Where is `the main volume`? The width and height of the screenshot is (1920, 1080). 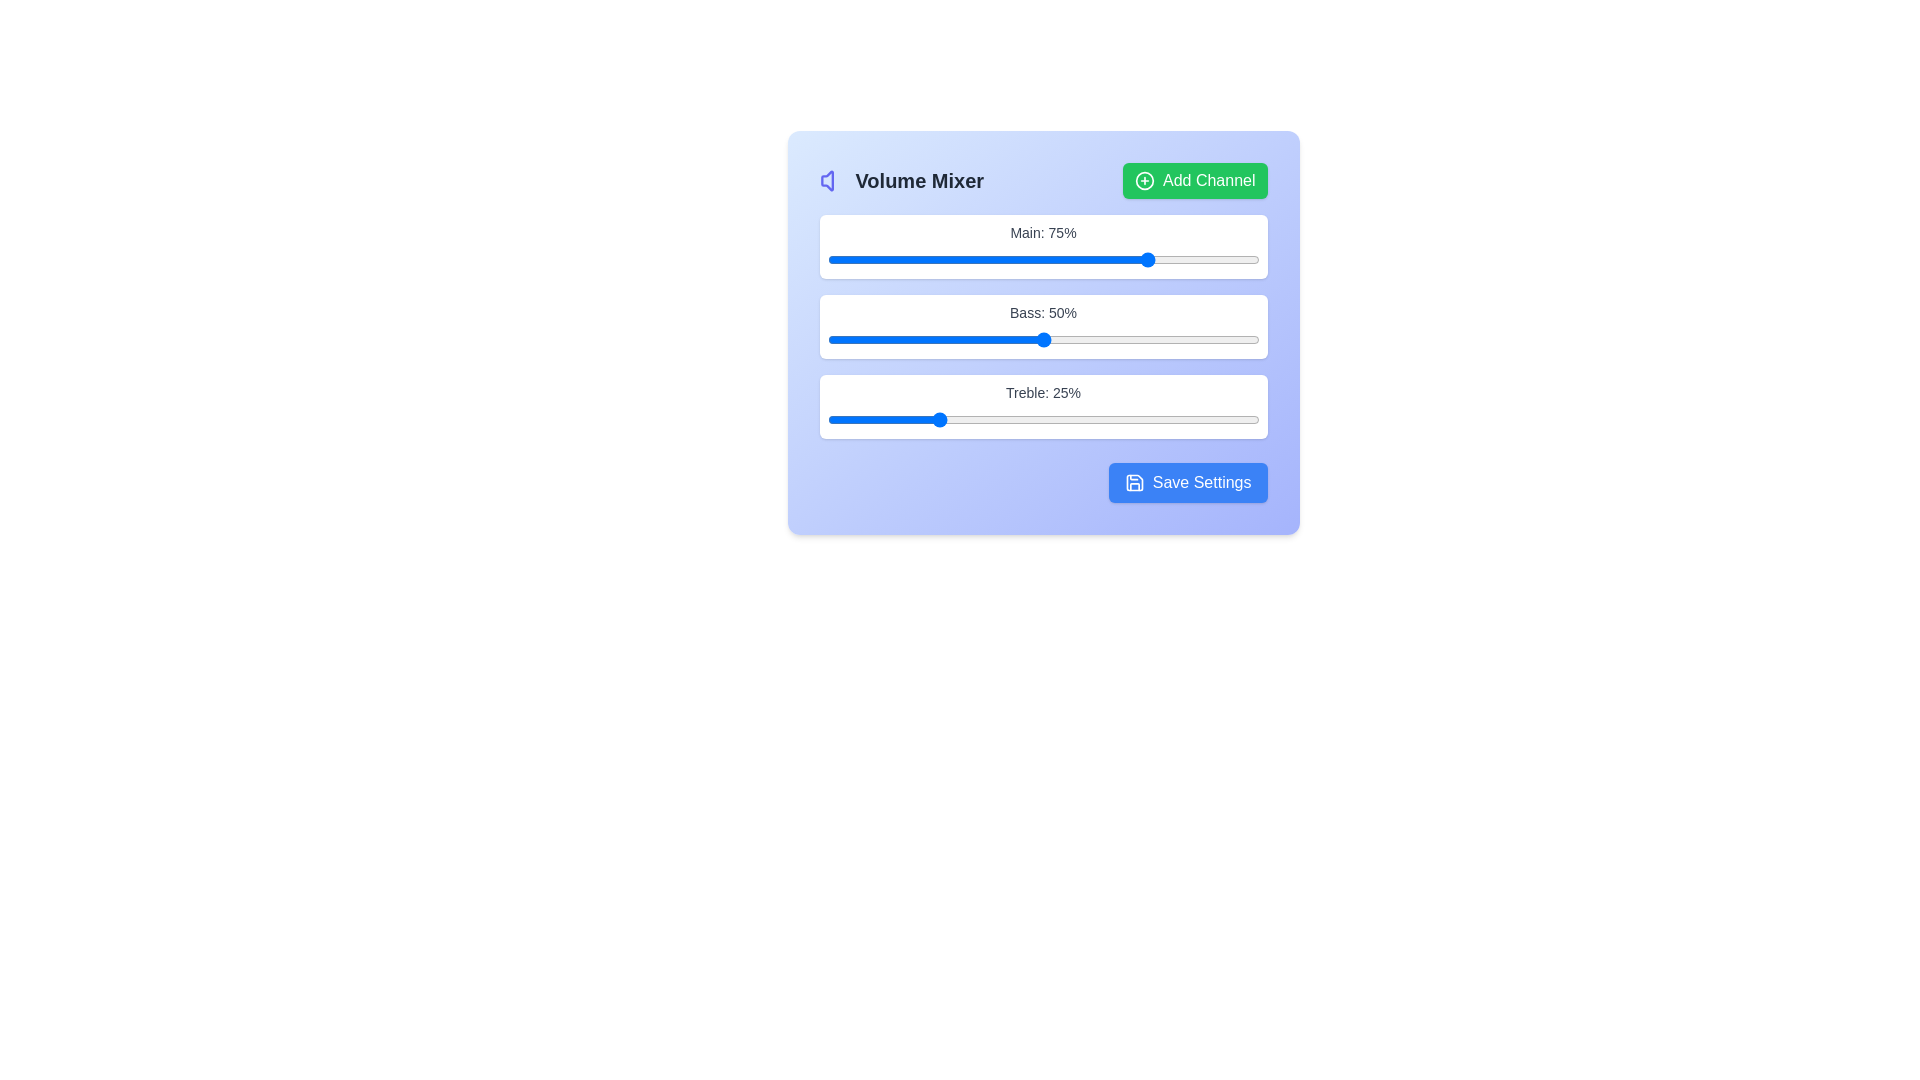 the main volume is located at coordinates (1004, 258).